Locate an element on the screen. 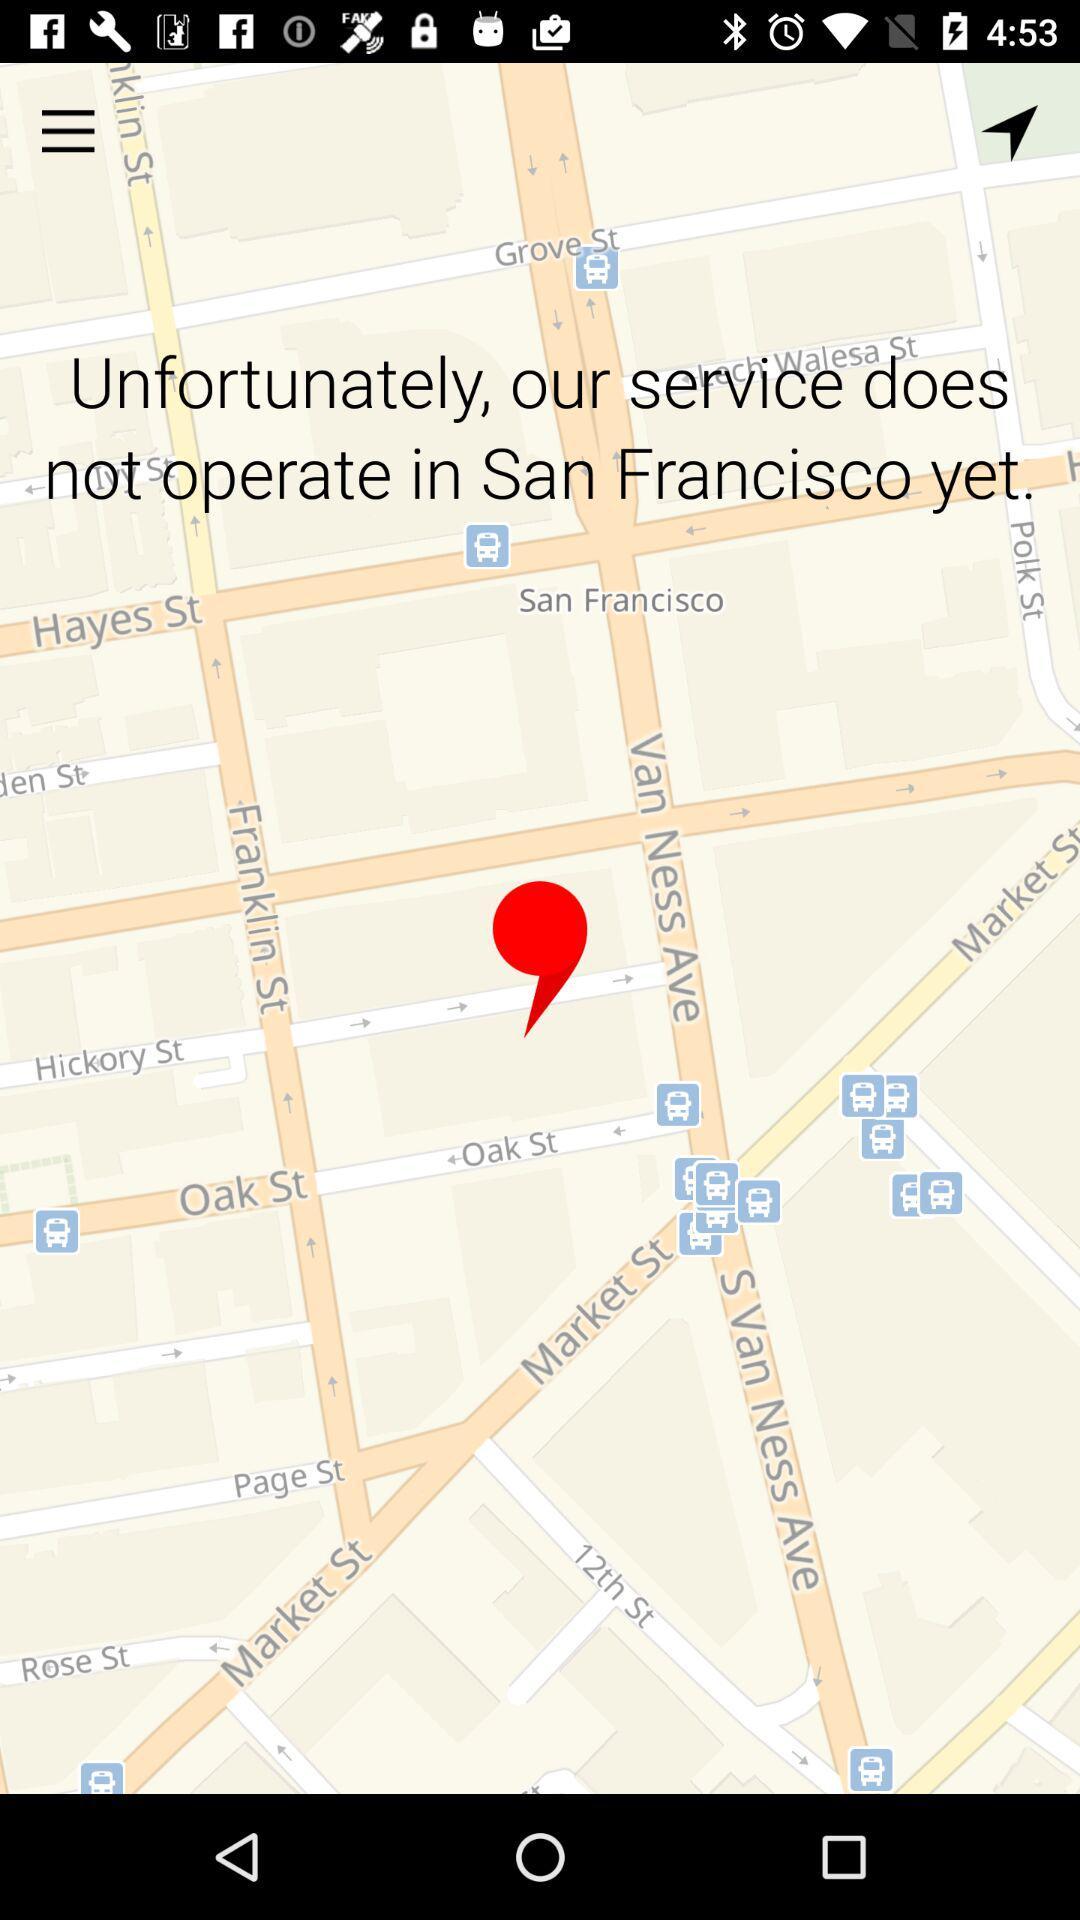  the navigation icon is located at coordinates (1009, 132).